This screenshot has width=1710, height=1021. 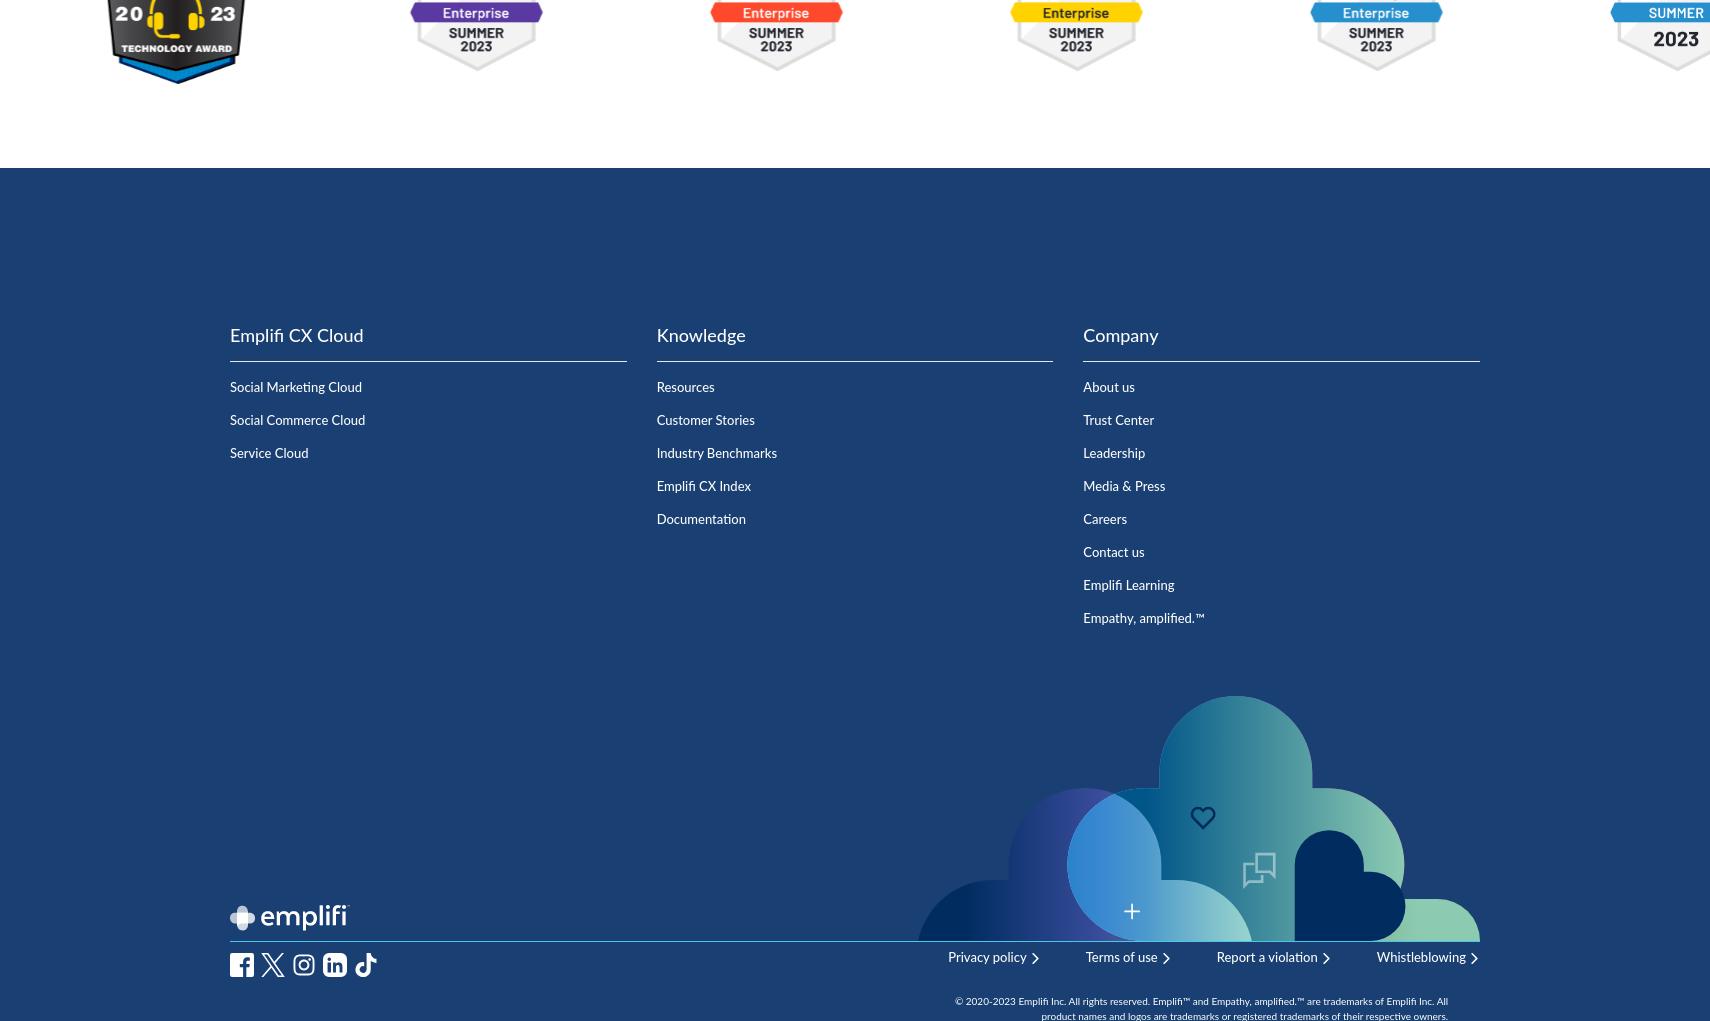 What do you see at coordinates (702, 485) in the screenshot?
I see `'Emplifi CX Index'` at bounding box center [702, 485].